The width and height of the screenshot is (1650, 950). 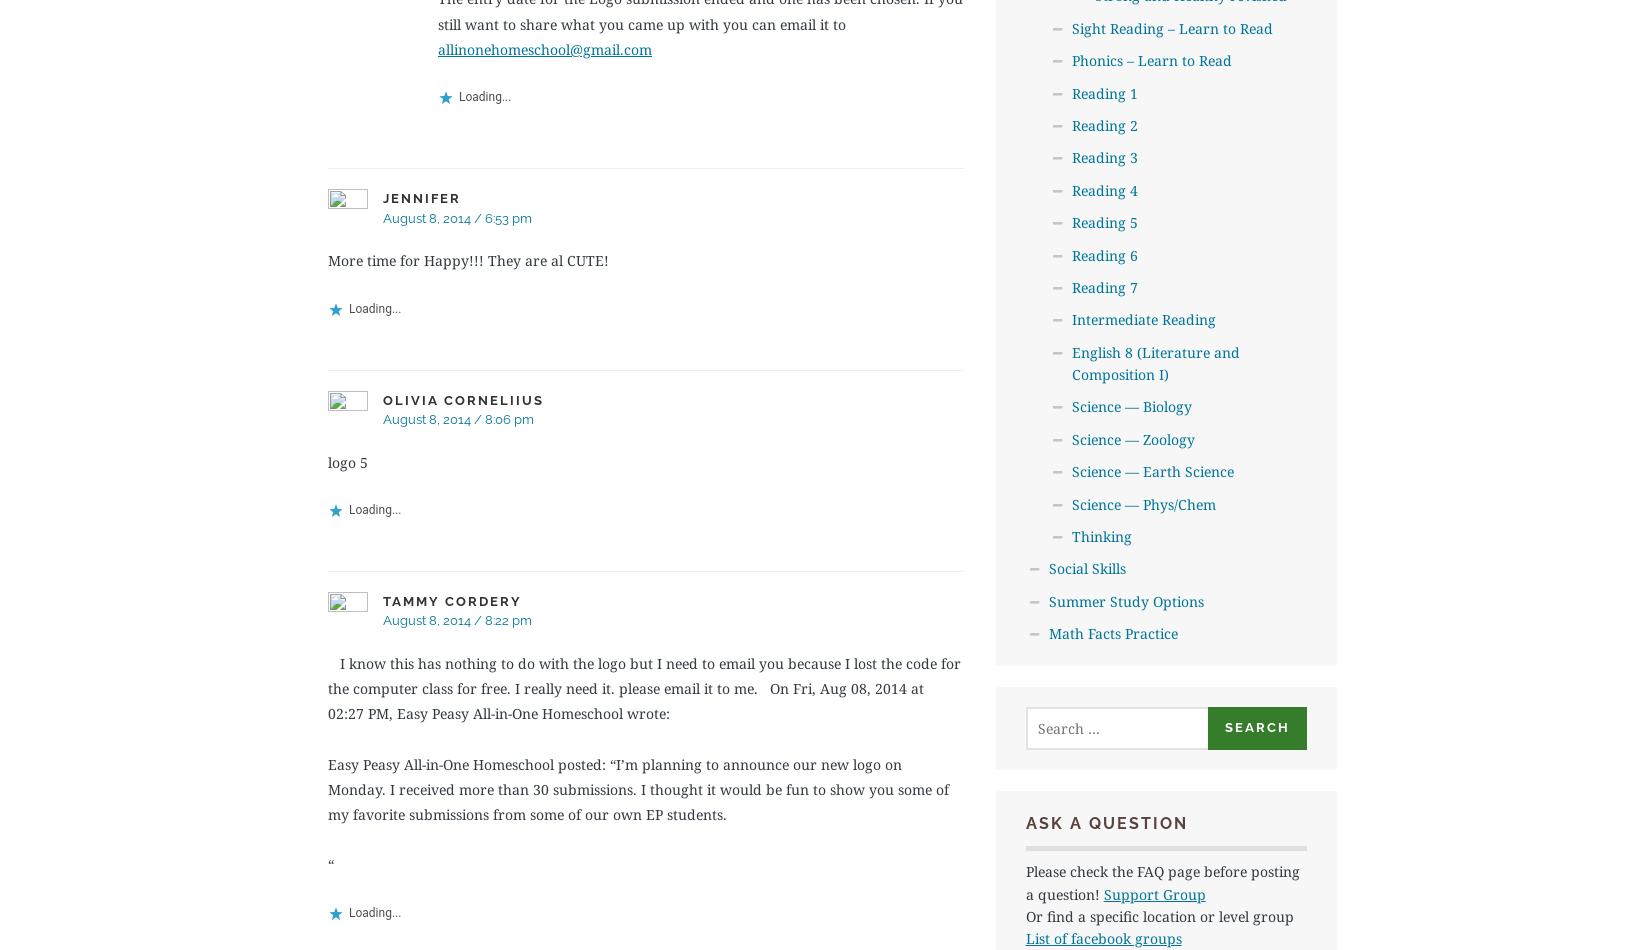 What do you see at coordinates (1071, 253) in the screenshot?
I see `'Reading 6'` at bounding box center [1071, 253].